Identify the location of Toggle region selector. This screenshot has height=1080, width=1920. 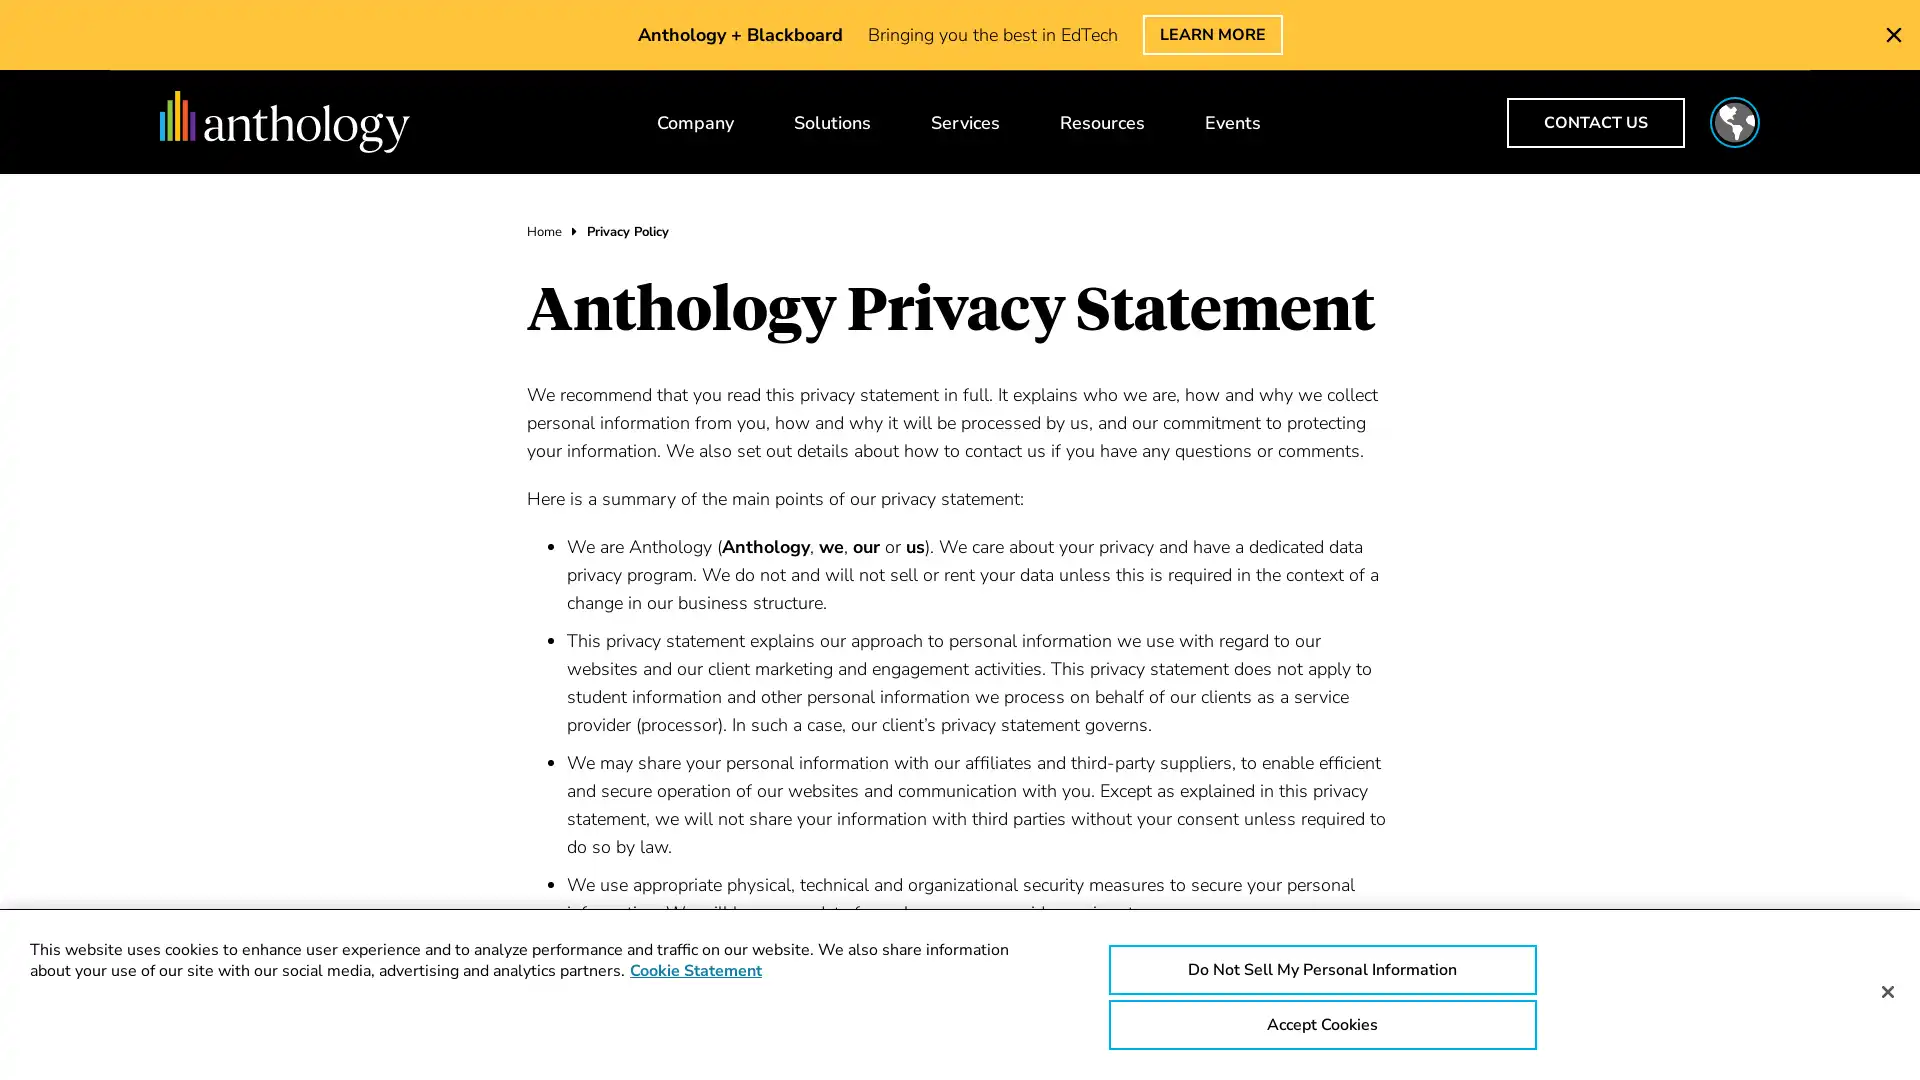
(1733, 122).